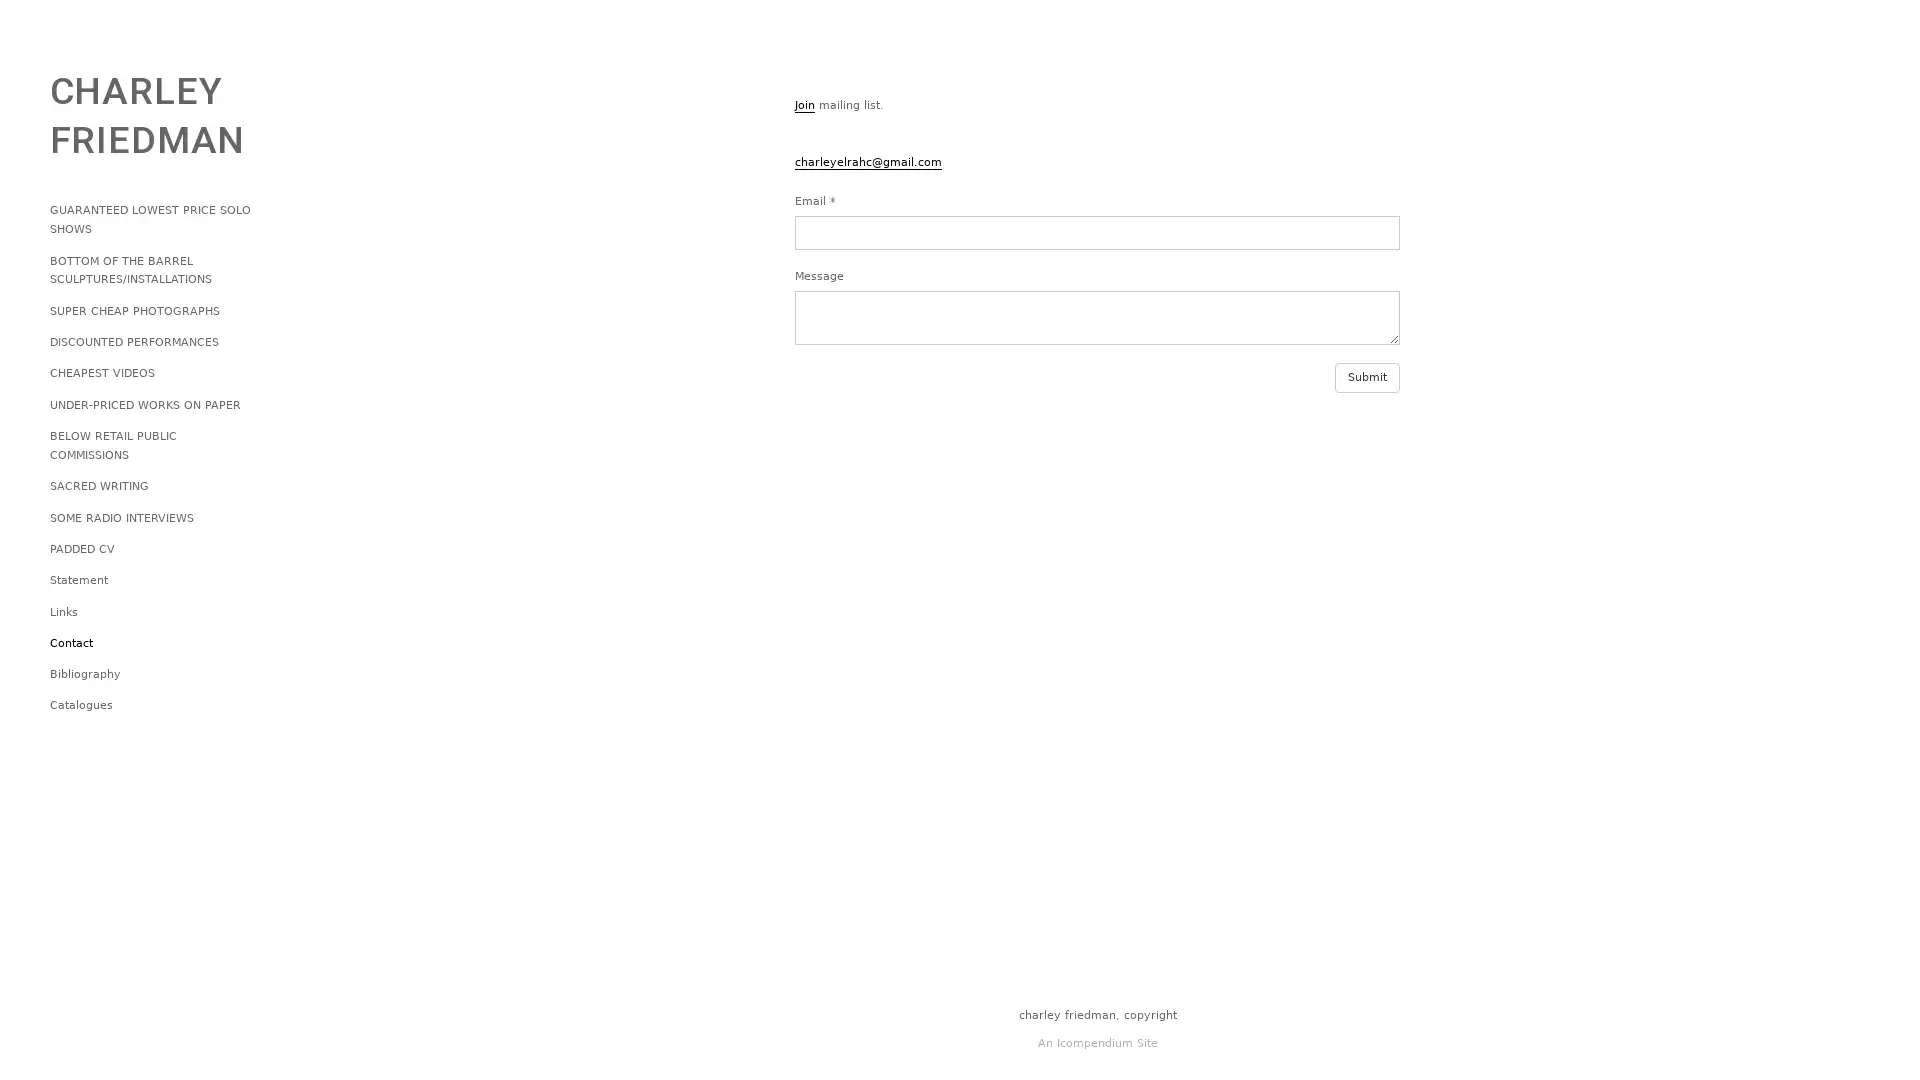  What do you see at coordinates (1366, 377) in the screenshot?
I see `Submit` at bounding box center [1366, 377].